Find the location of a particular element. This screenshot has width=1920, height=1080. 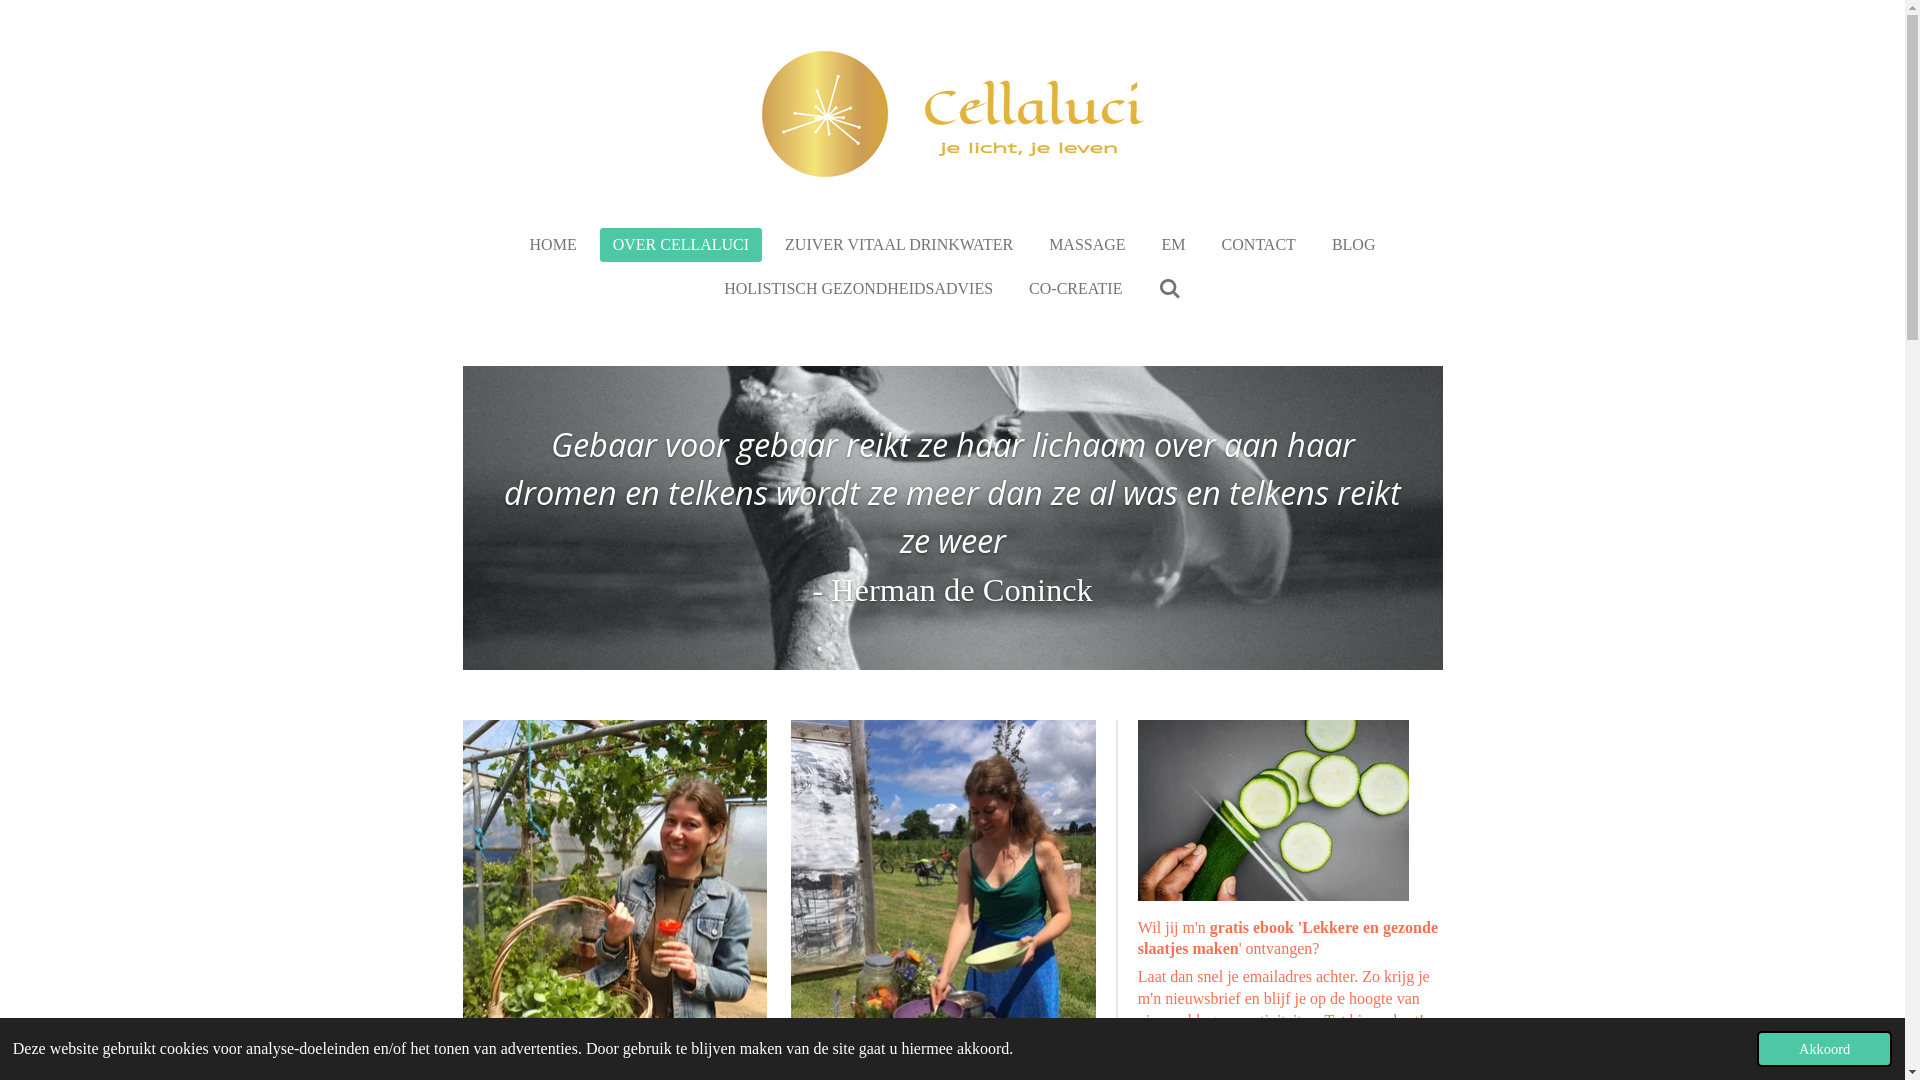

'CO-CREATIE' is located at coordinates (1016, 289).